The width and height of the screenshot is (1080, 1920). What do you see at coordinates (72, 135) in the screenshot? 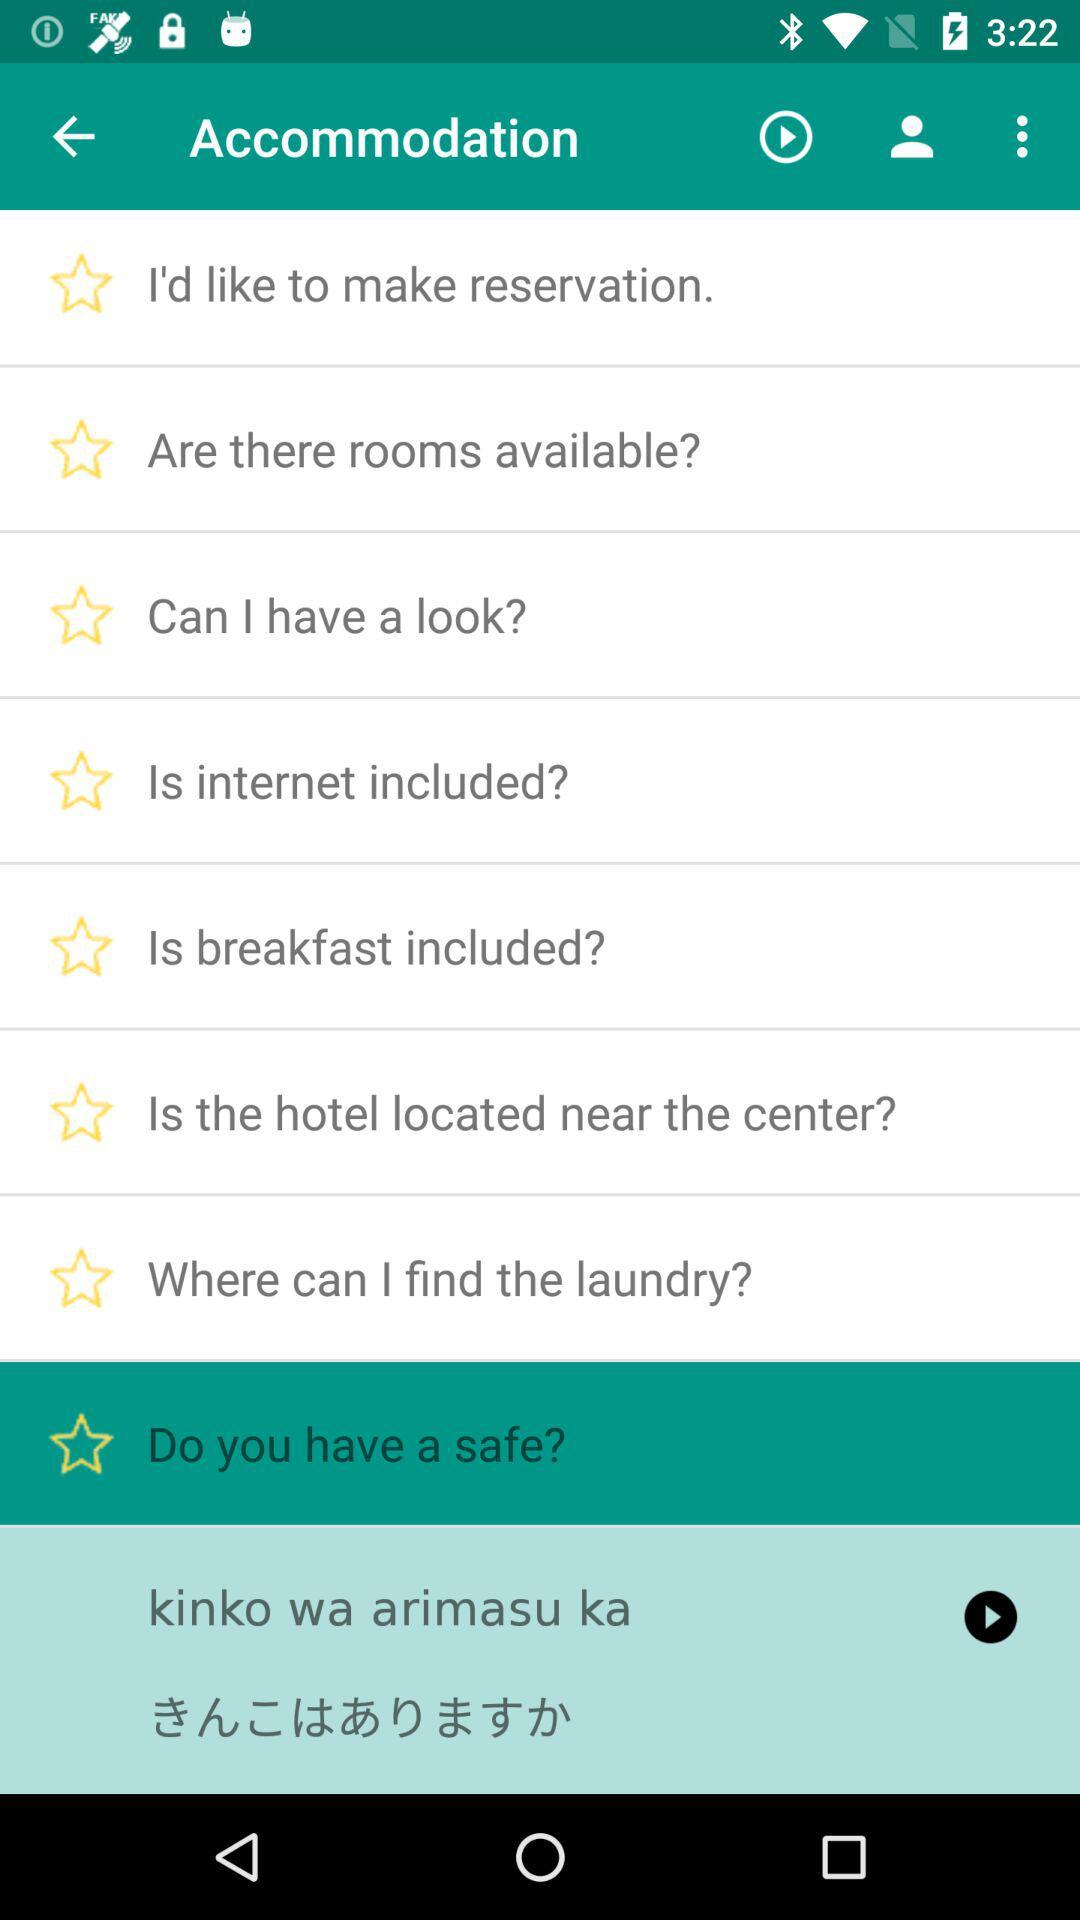
I see `the icon to the left of the accommodation icon` at bounding box center [72, 135].